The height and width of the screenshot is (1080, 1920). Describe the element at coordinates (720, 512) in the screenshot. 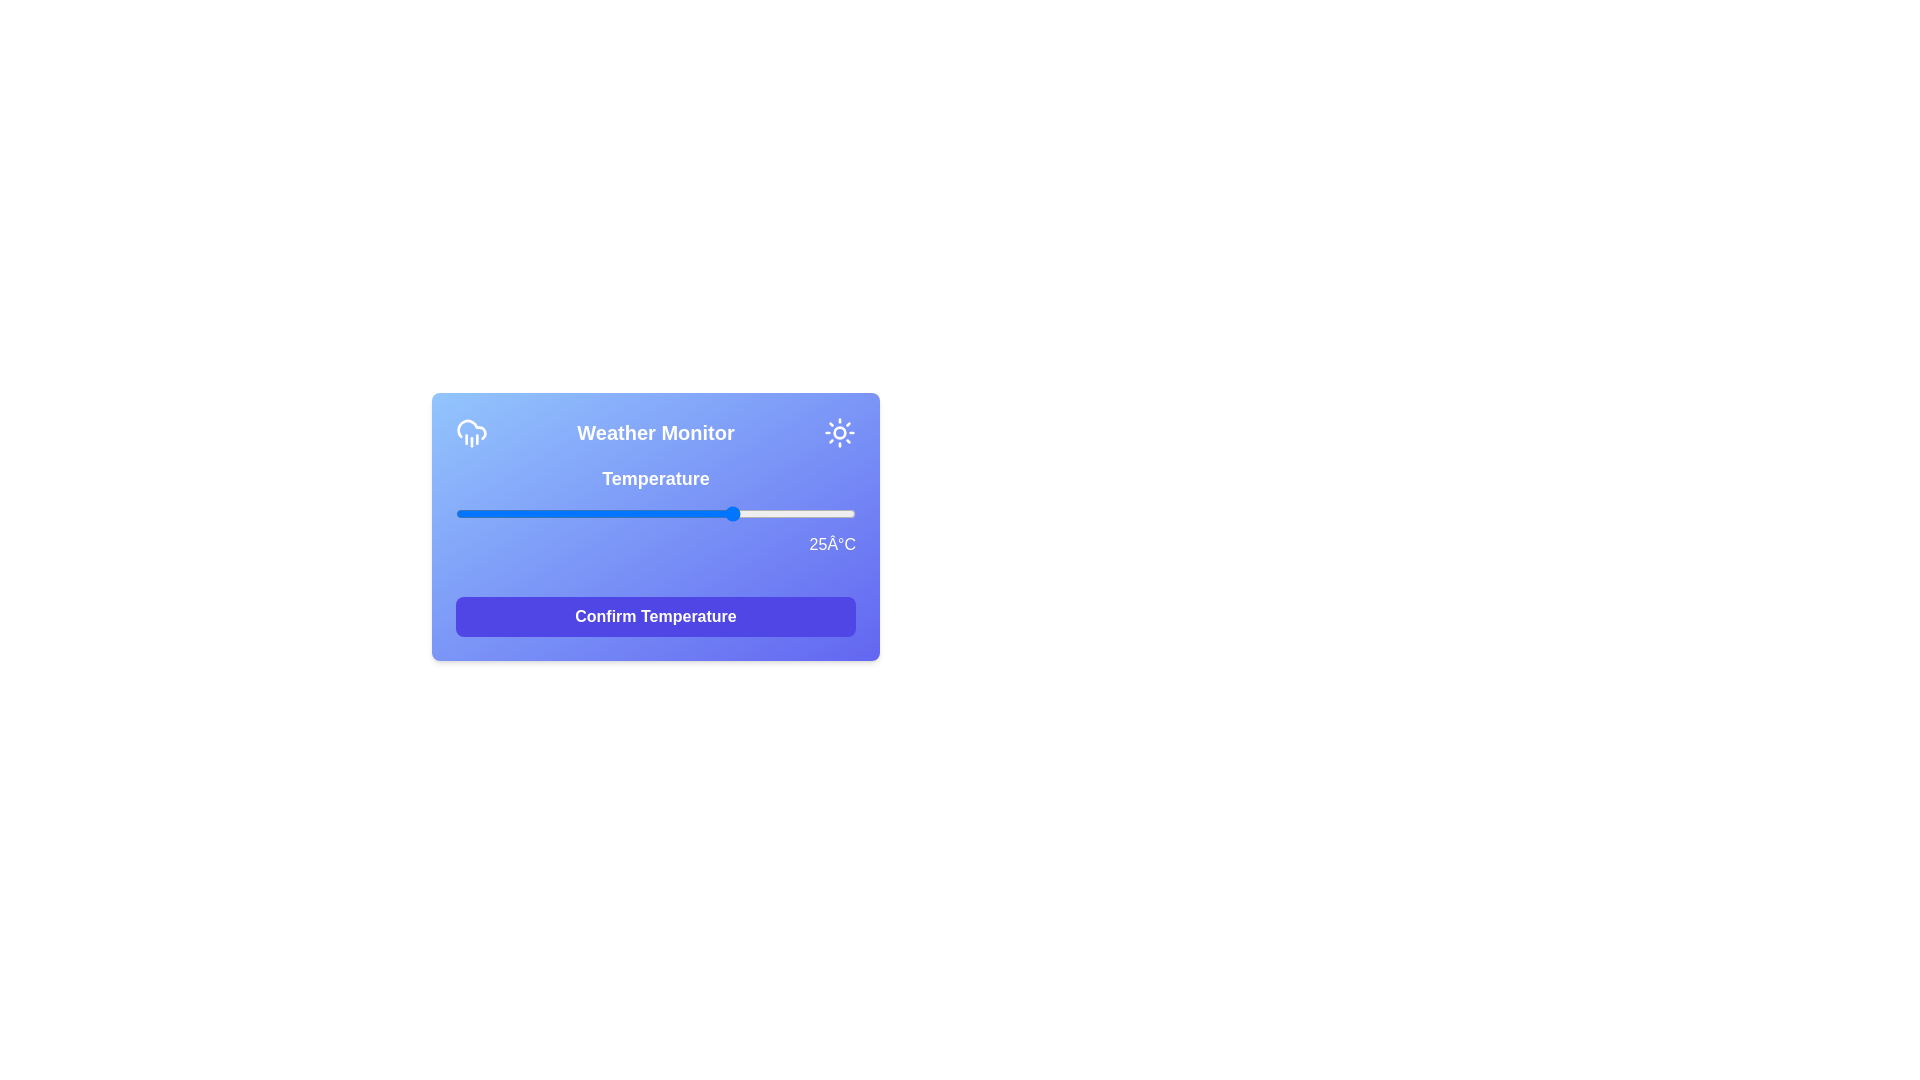

I see `the temperature` at that location.